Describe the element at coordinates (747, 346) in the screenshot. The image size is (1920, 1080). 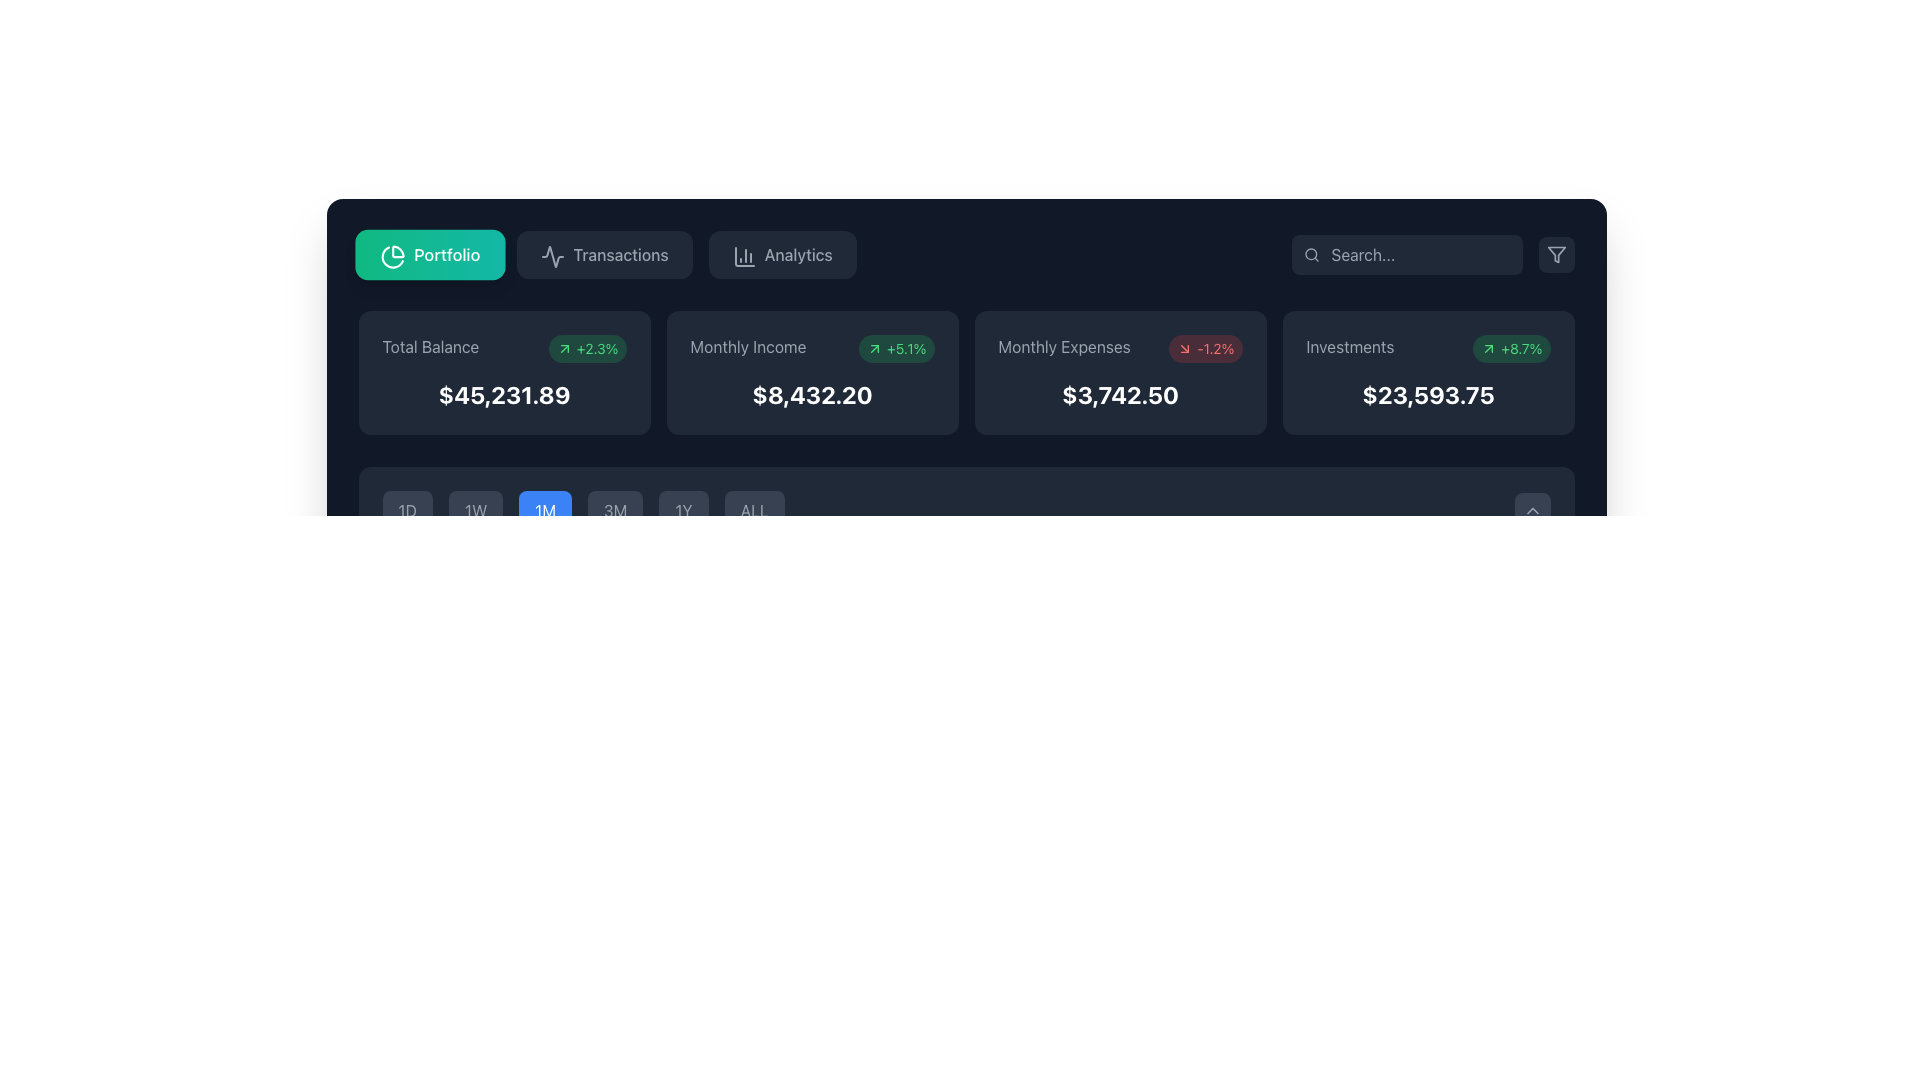
I see `the text label displaying 'Monthly Income' which is styled in gray and positioned at the upper-left corner of its card above the green percentage indicator ('+5.1%')` at that location.